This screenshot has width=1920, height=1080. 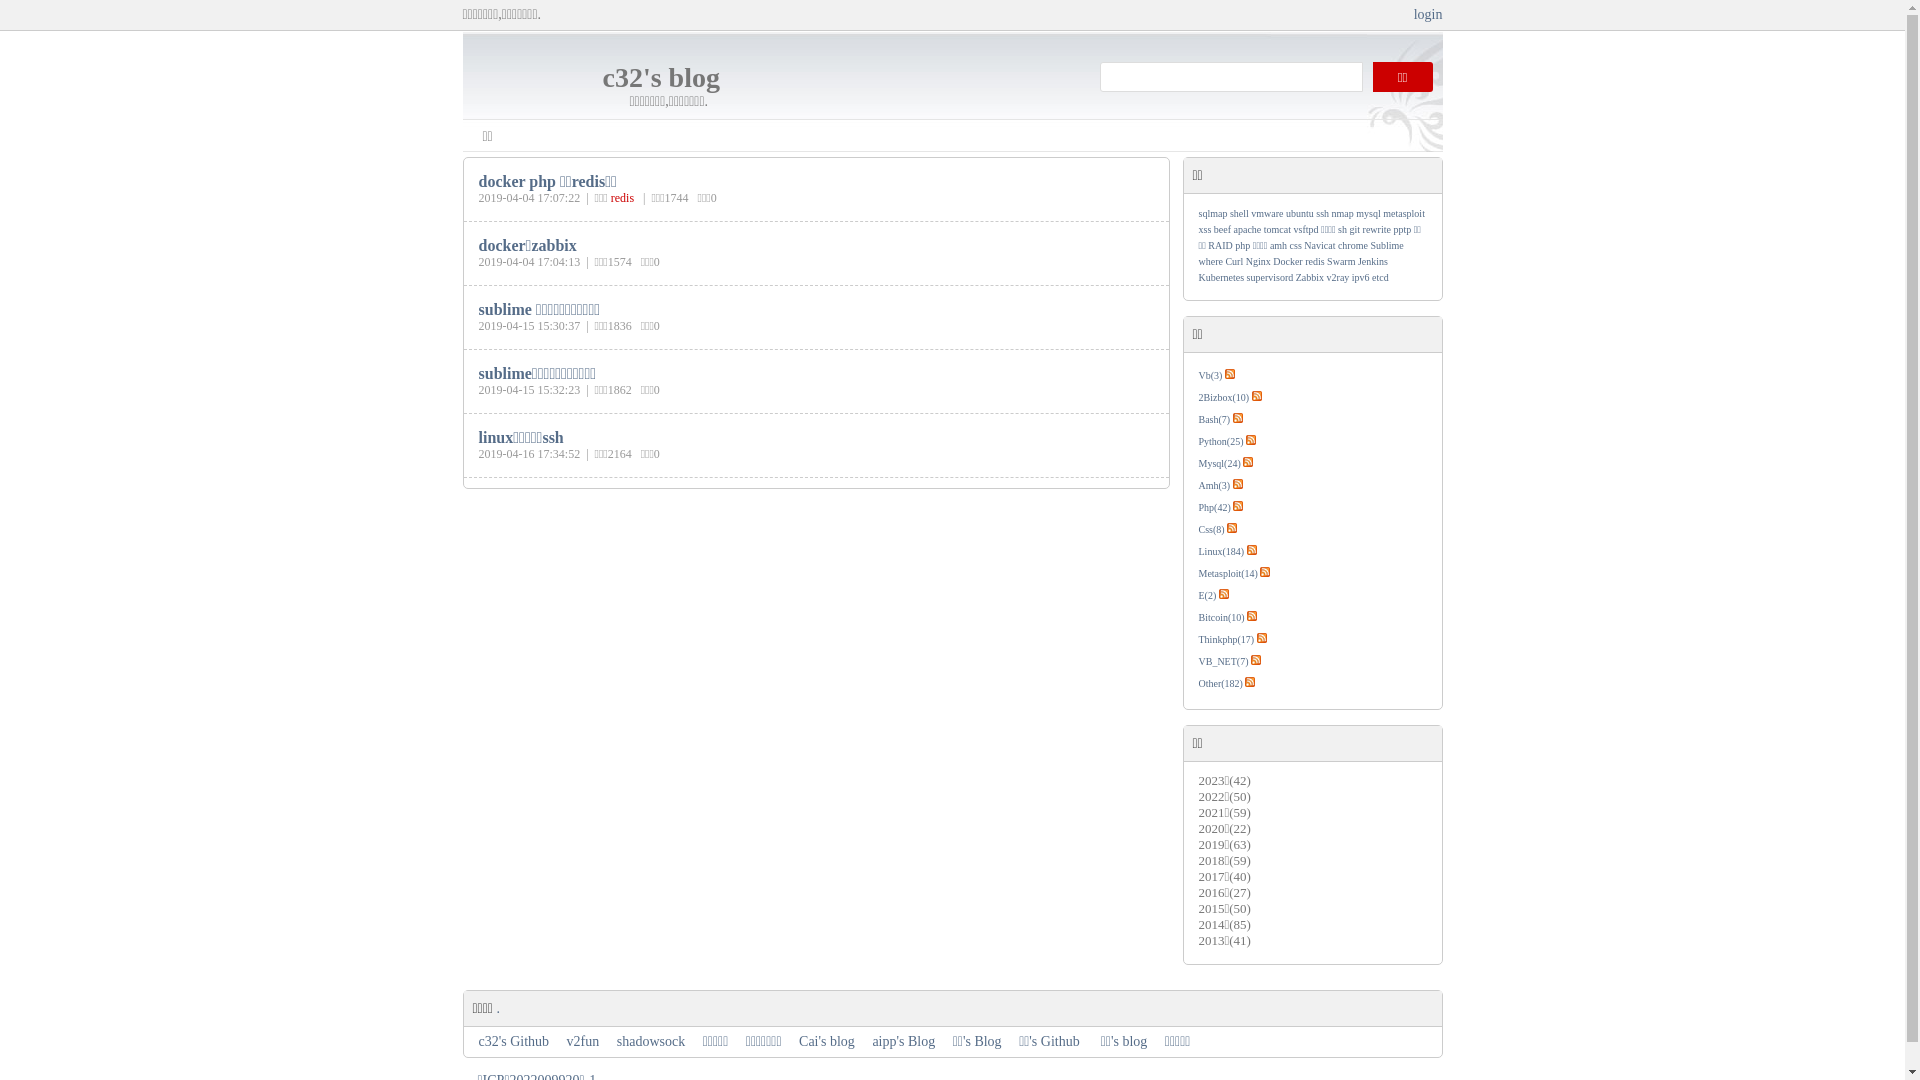 I want to click on 'Other(182)', so click(x=1218, y=682).